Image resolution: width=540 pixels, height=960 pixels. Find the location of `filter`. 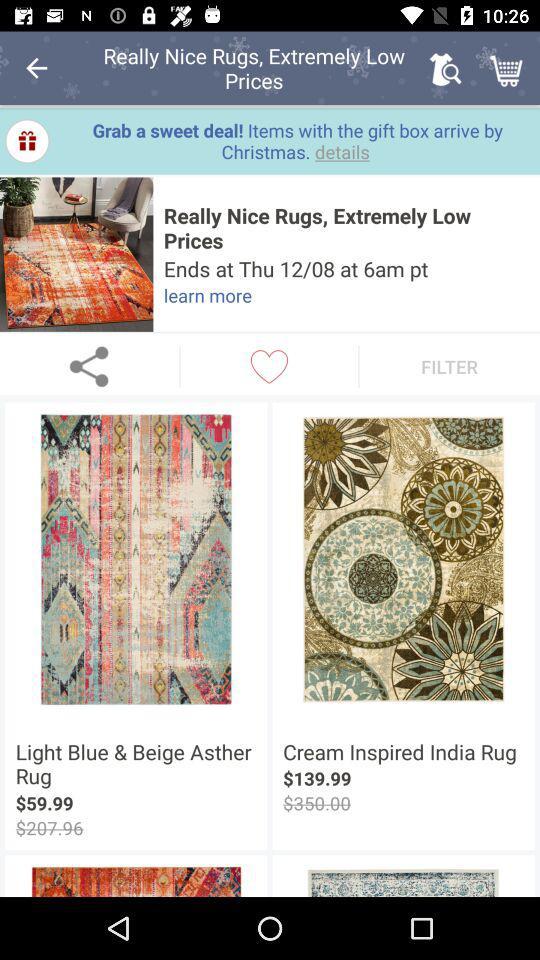

filter is located at coordinates (449, 365).